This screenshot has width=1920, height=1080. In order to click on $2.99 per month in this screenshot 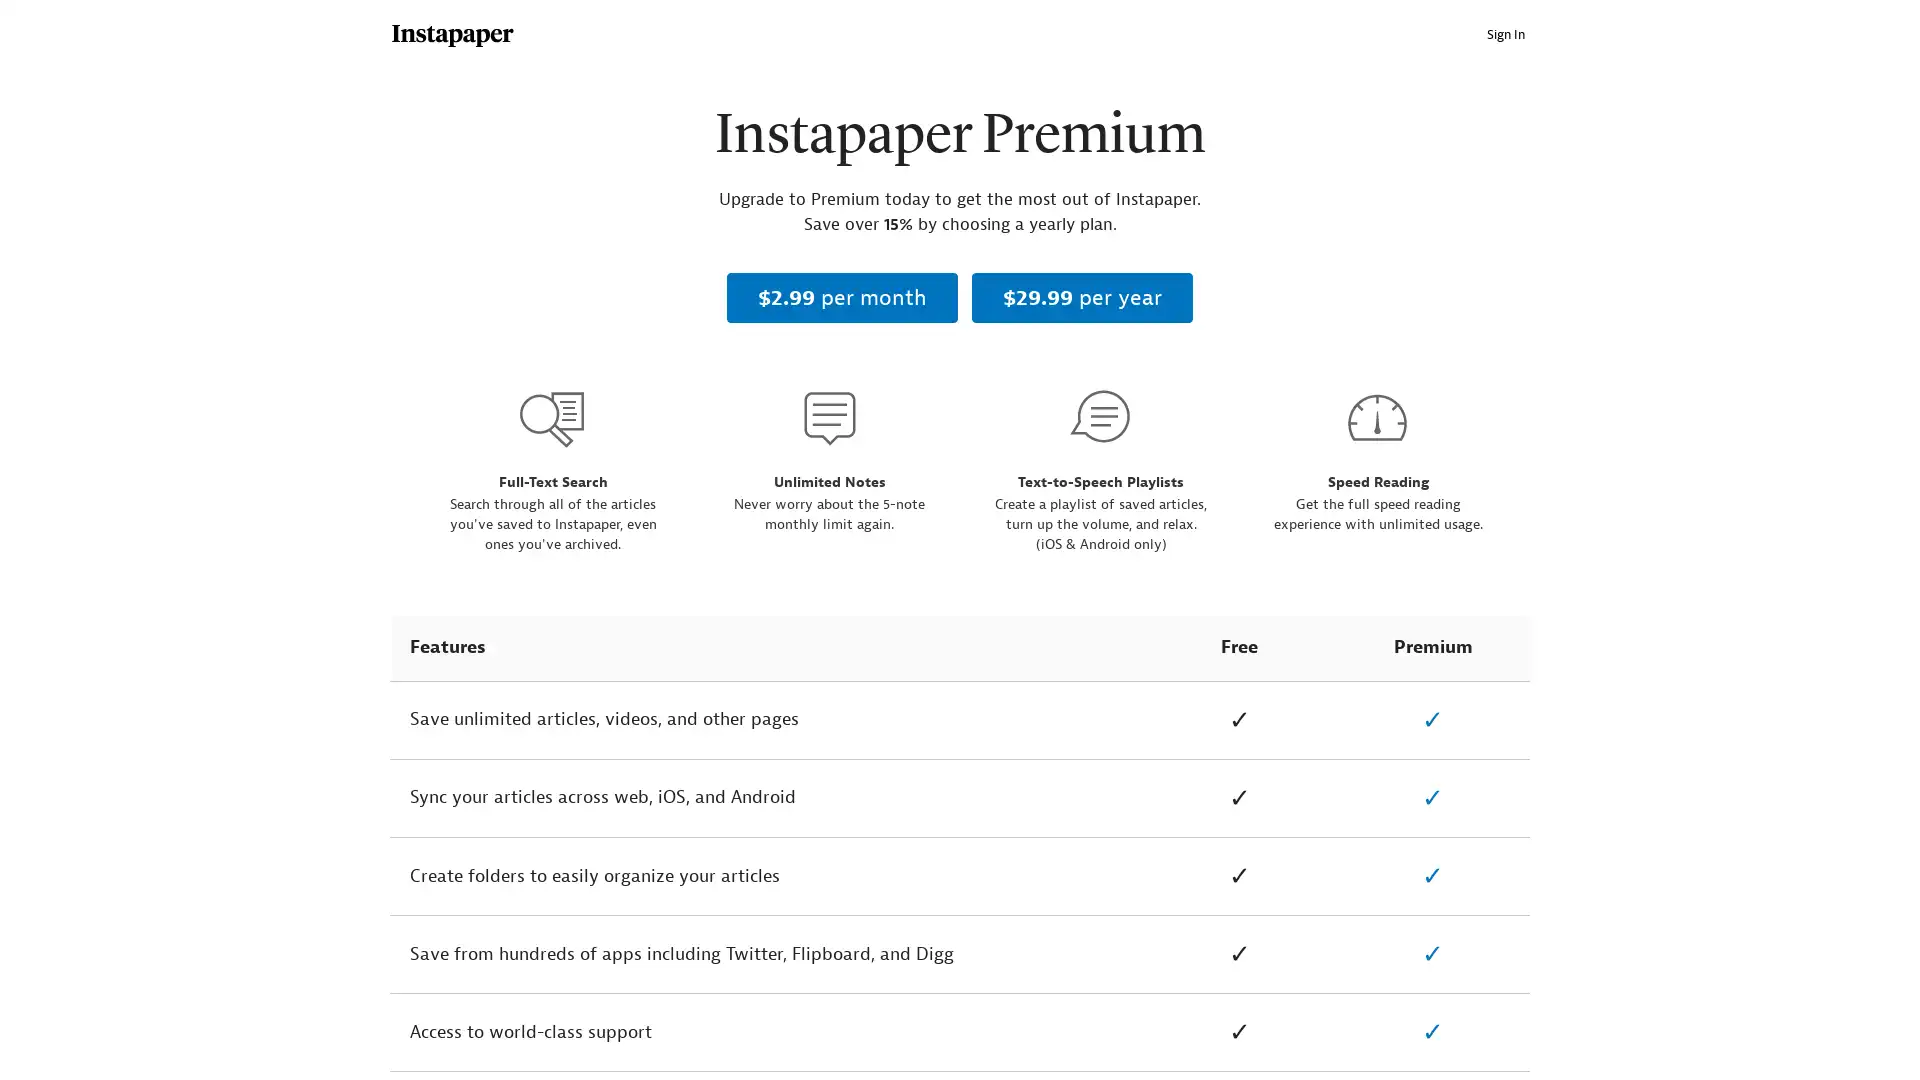, I will do `click(842, 297)`.